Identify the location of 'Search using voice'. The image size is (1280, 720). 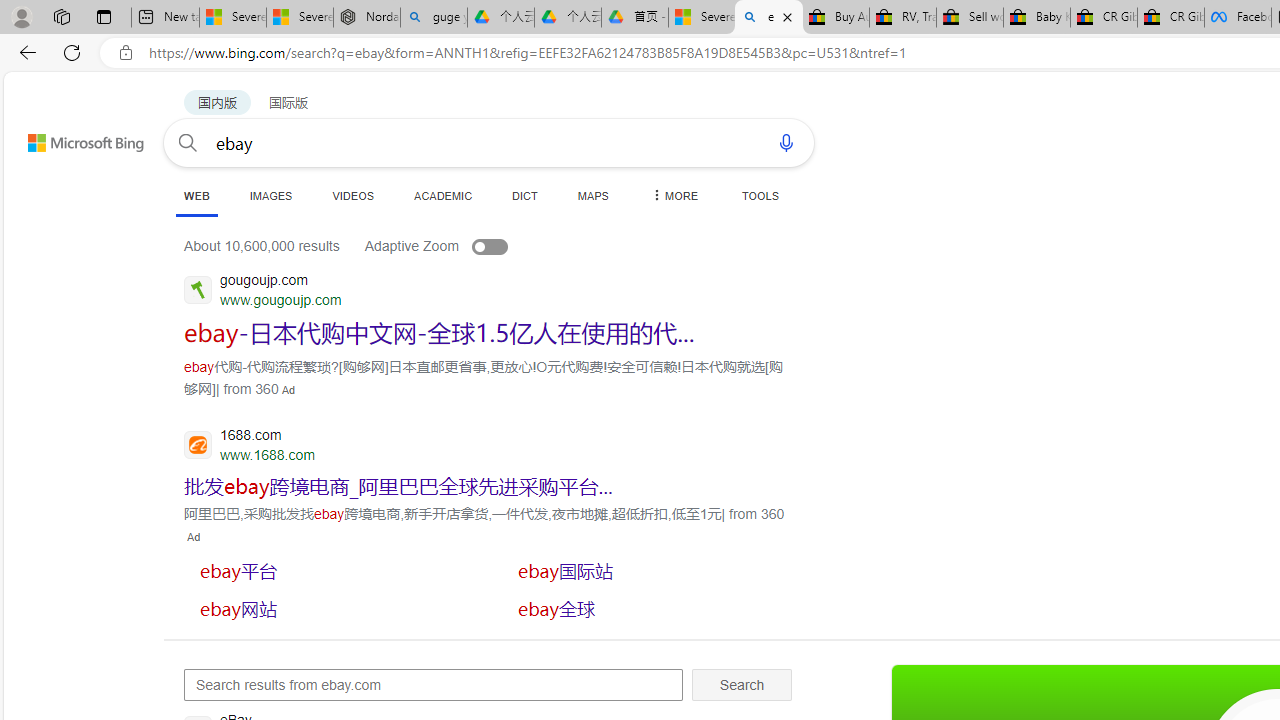
(784, 141).